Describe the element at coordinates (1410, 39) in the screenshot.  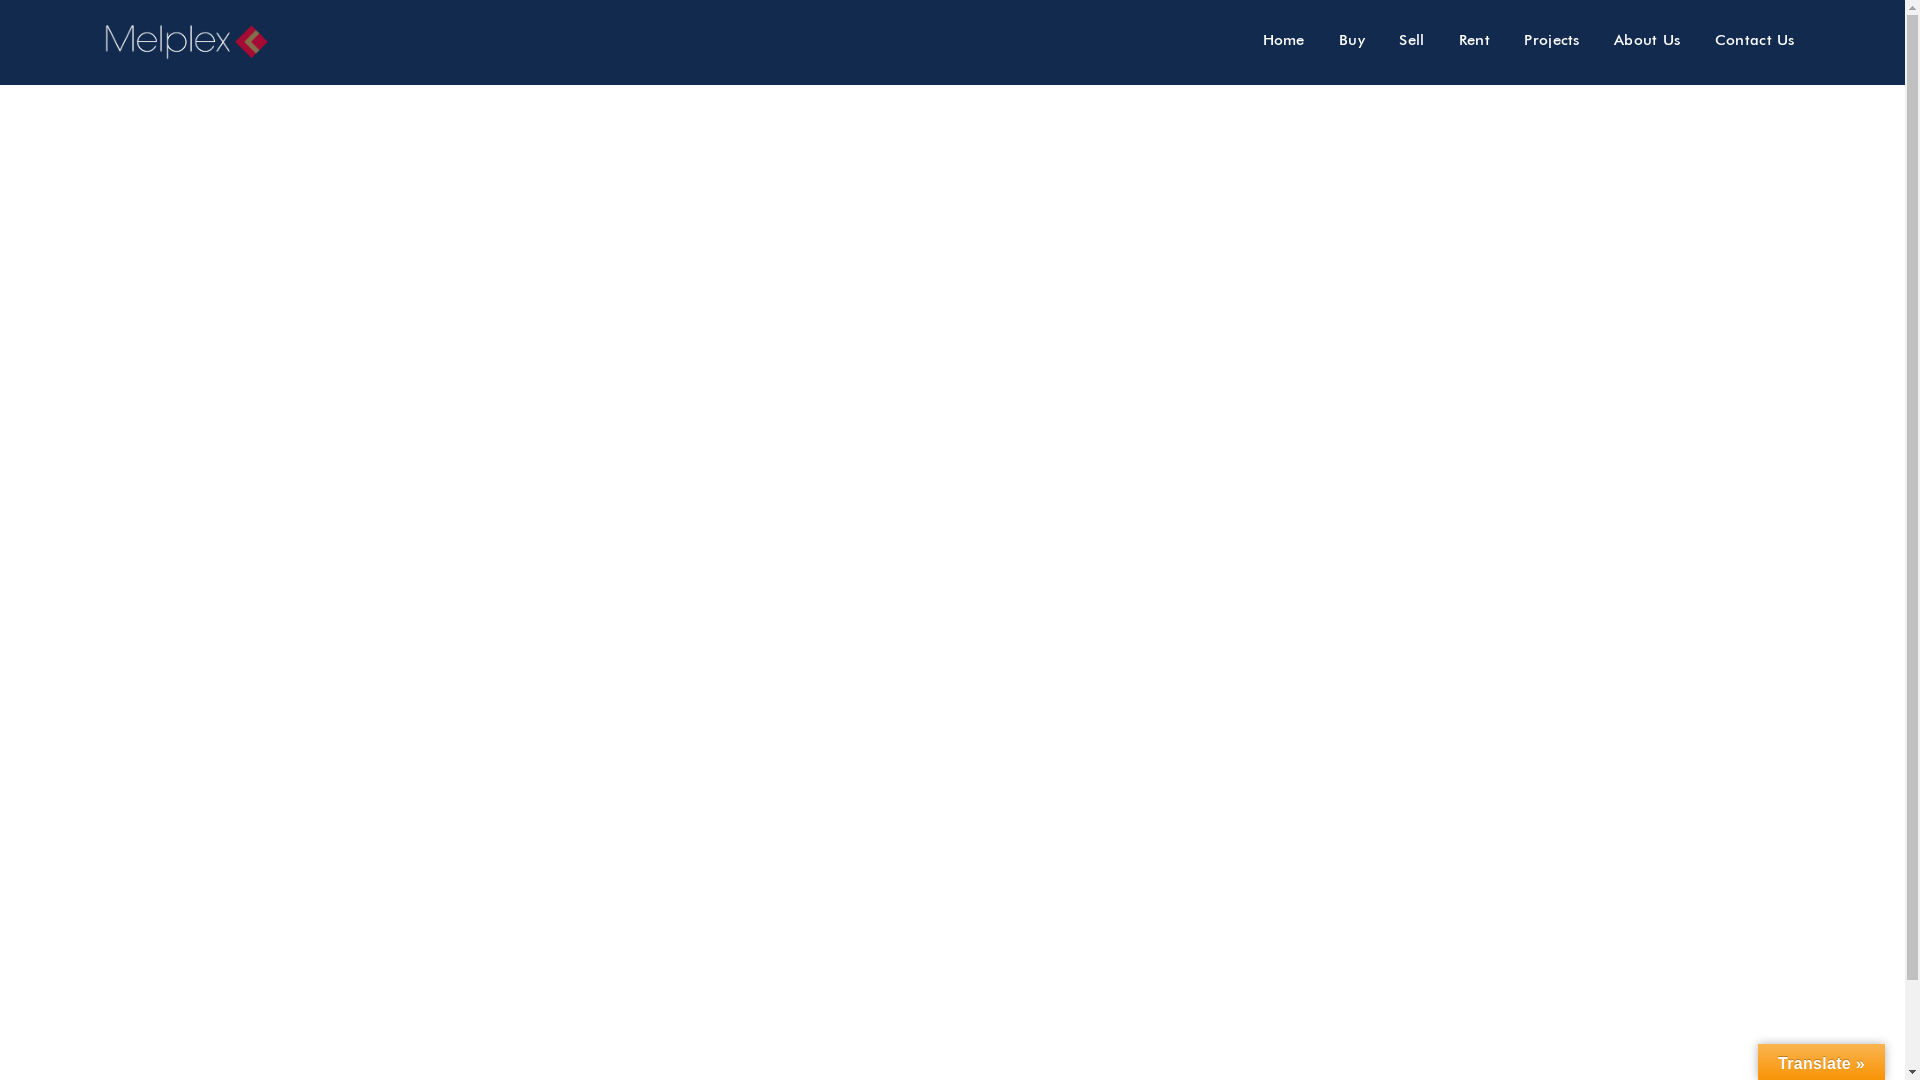
I see `'Sell'` at that location.